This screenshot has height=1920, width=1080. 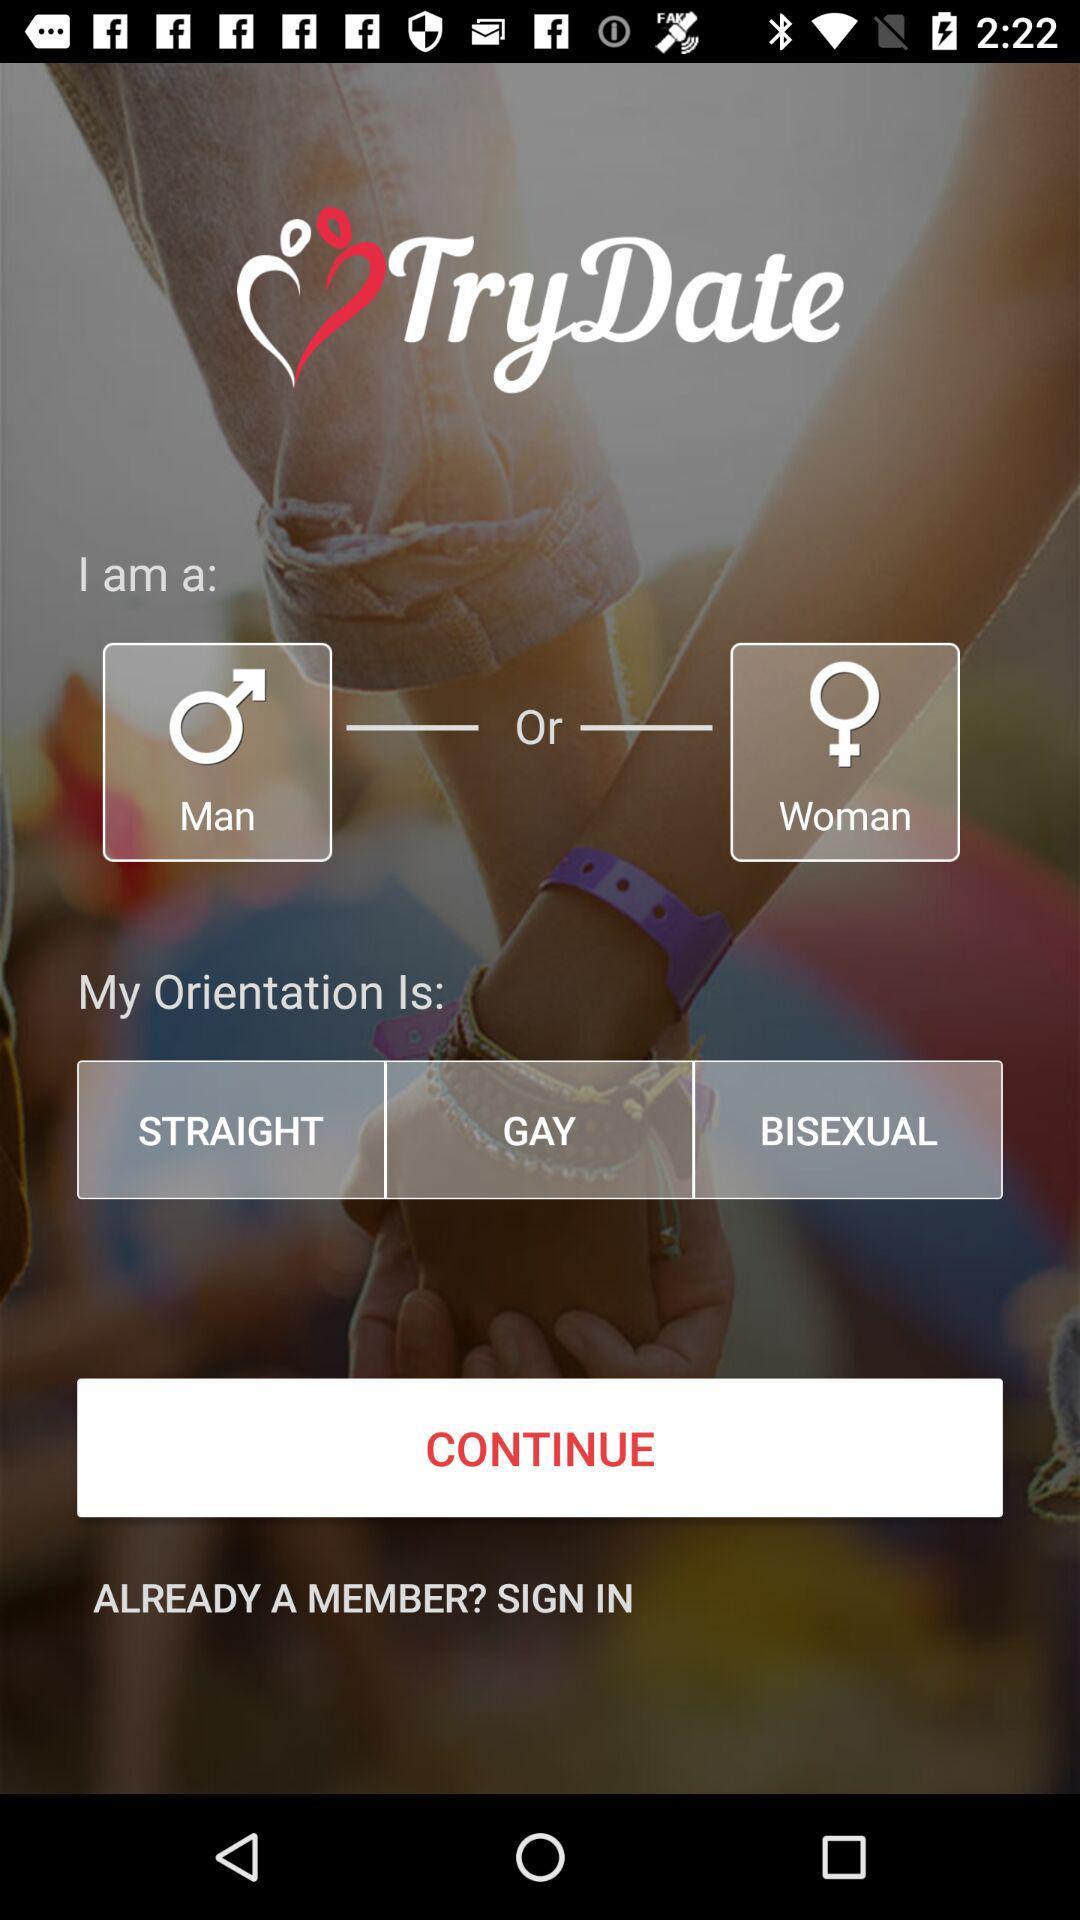 I want to click on man, so click(x=217, y=751).